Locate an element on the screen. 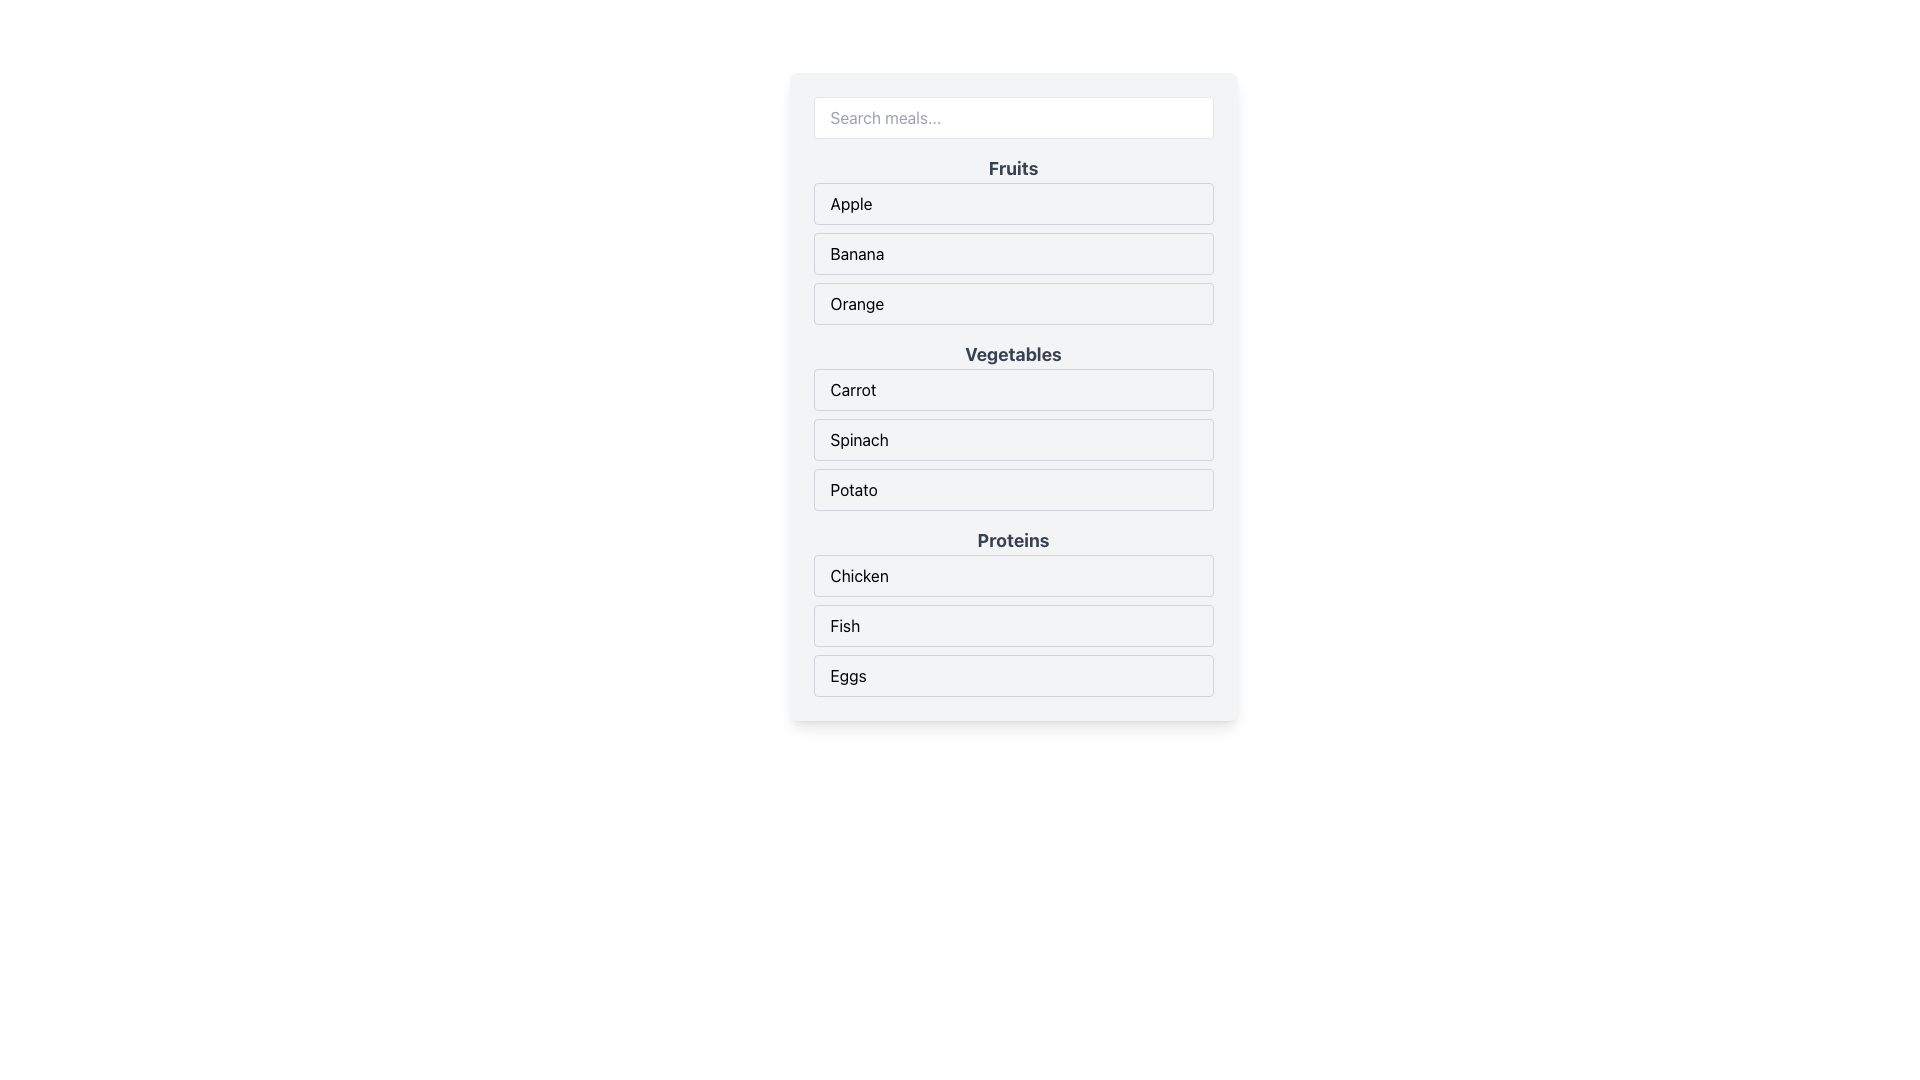 The image size is (1920, 1080). the 'Chicken' category button, which is the first selectable option under the 'Proteins' category in a vertically stacked list is located at coordinates (1013, 575).